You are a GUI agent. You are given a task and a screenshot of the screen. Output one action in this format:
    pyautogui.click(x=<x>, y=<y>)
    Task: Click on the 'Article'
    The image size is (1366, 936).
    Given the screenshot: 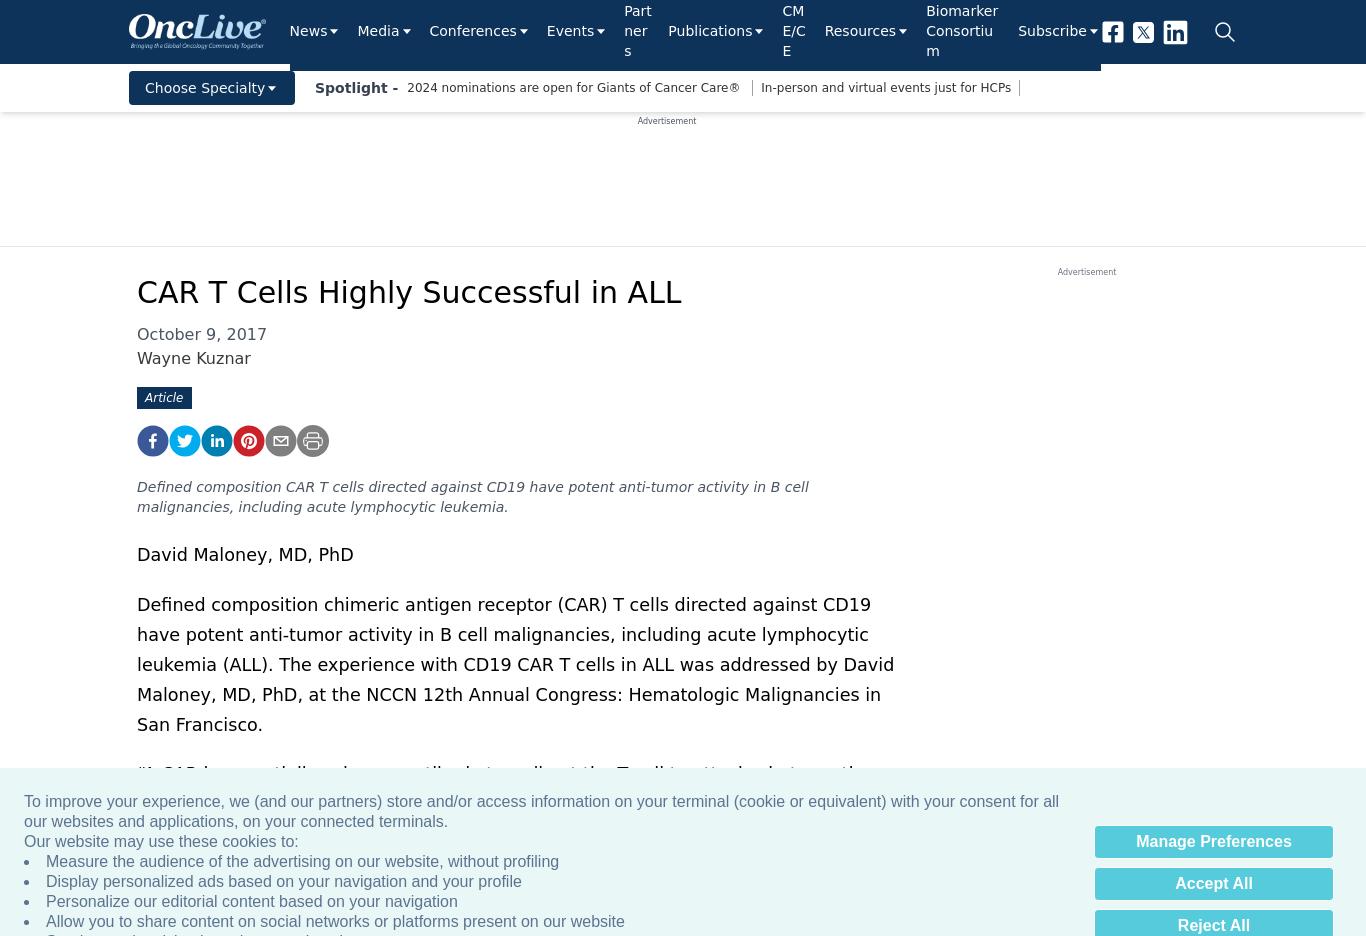 What is the action you would take?
    pyautogui.click(x=143, y=396)
    